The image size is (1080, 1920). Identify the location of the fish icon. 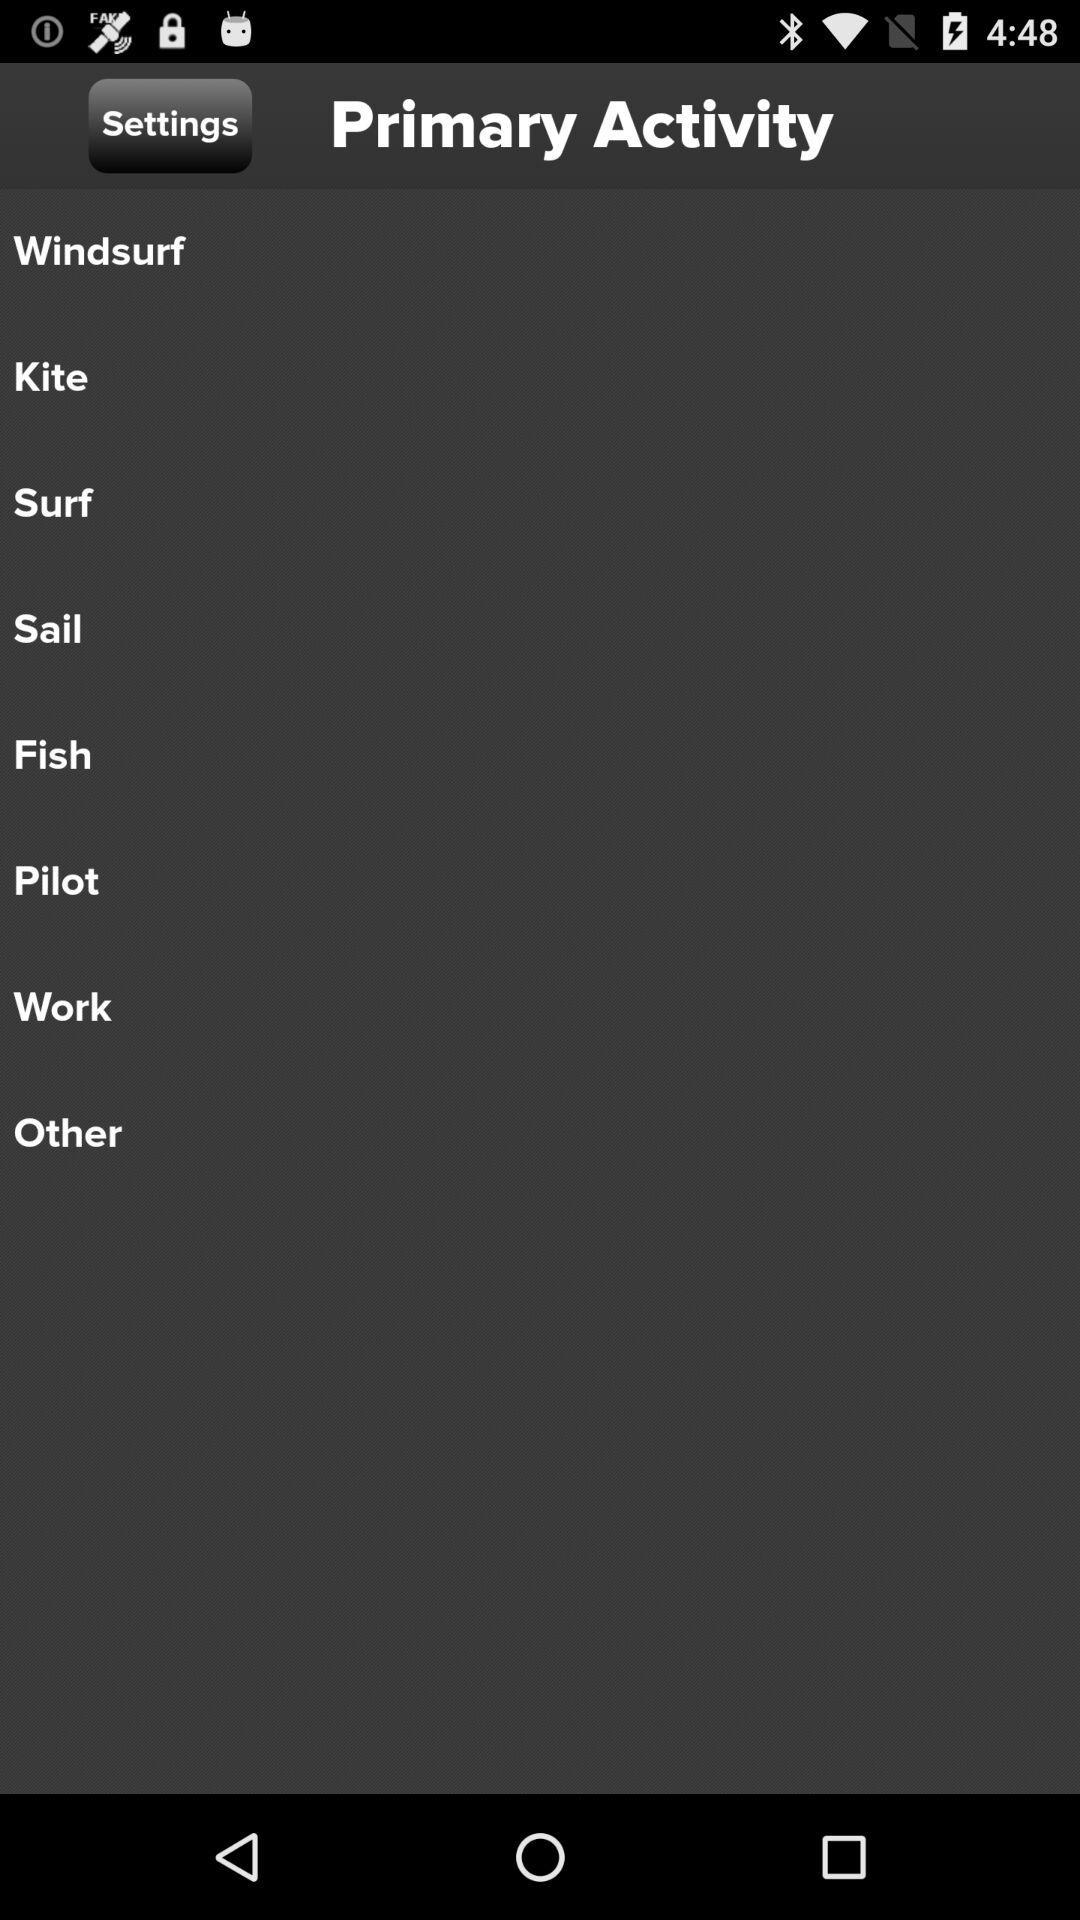
(525, 754).